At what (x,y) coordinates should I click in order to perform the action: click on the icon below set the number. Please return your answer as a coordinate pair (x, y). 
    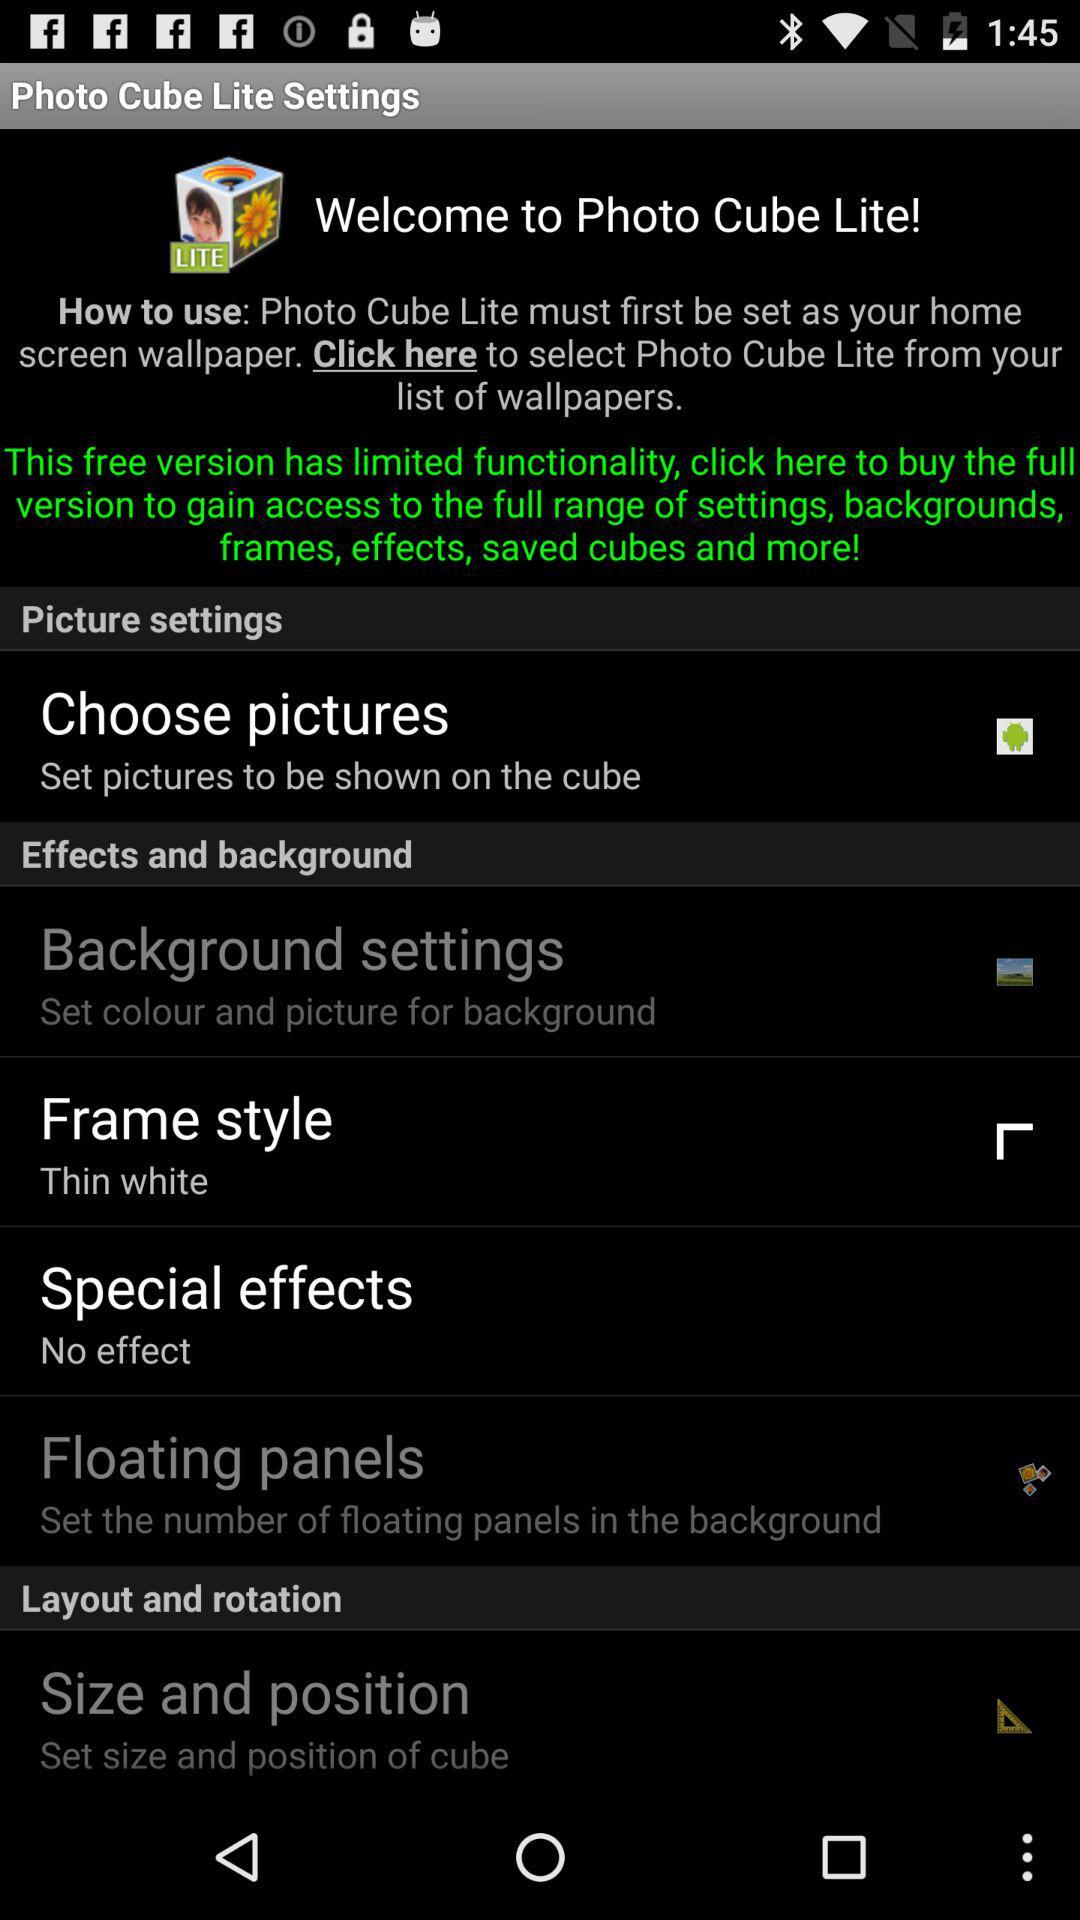
    Looking at the image, I should click on (540, 1597).